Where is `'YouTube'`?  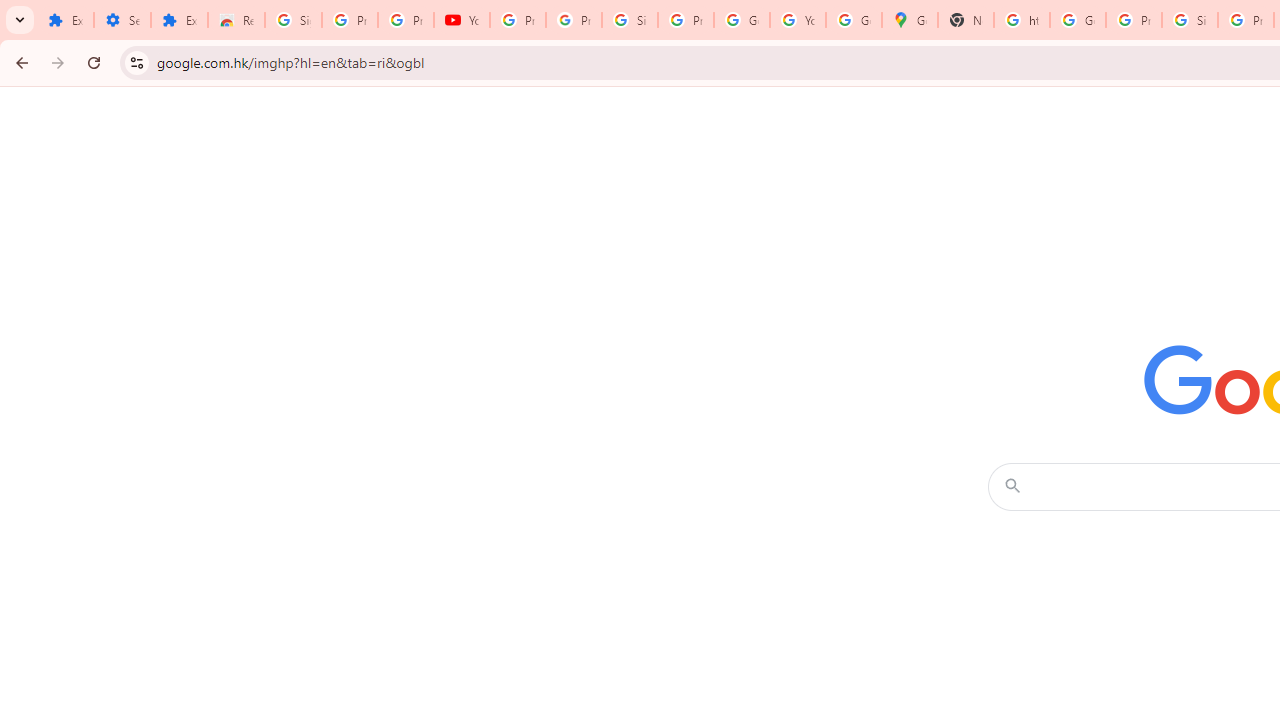 'YouTube' is located at coordinates (461, 20).